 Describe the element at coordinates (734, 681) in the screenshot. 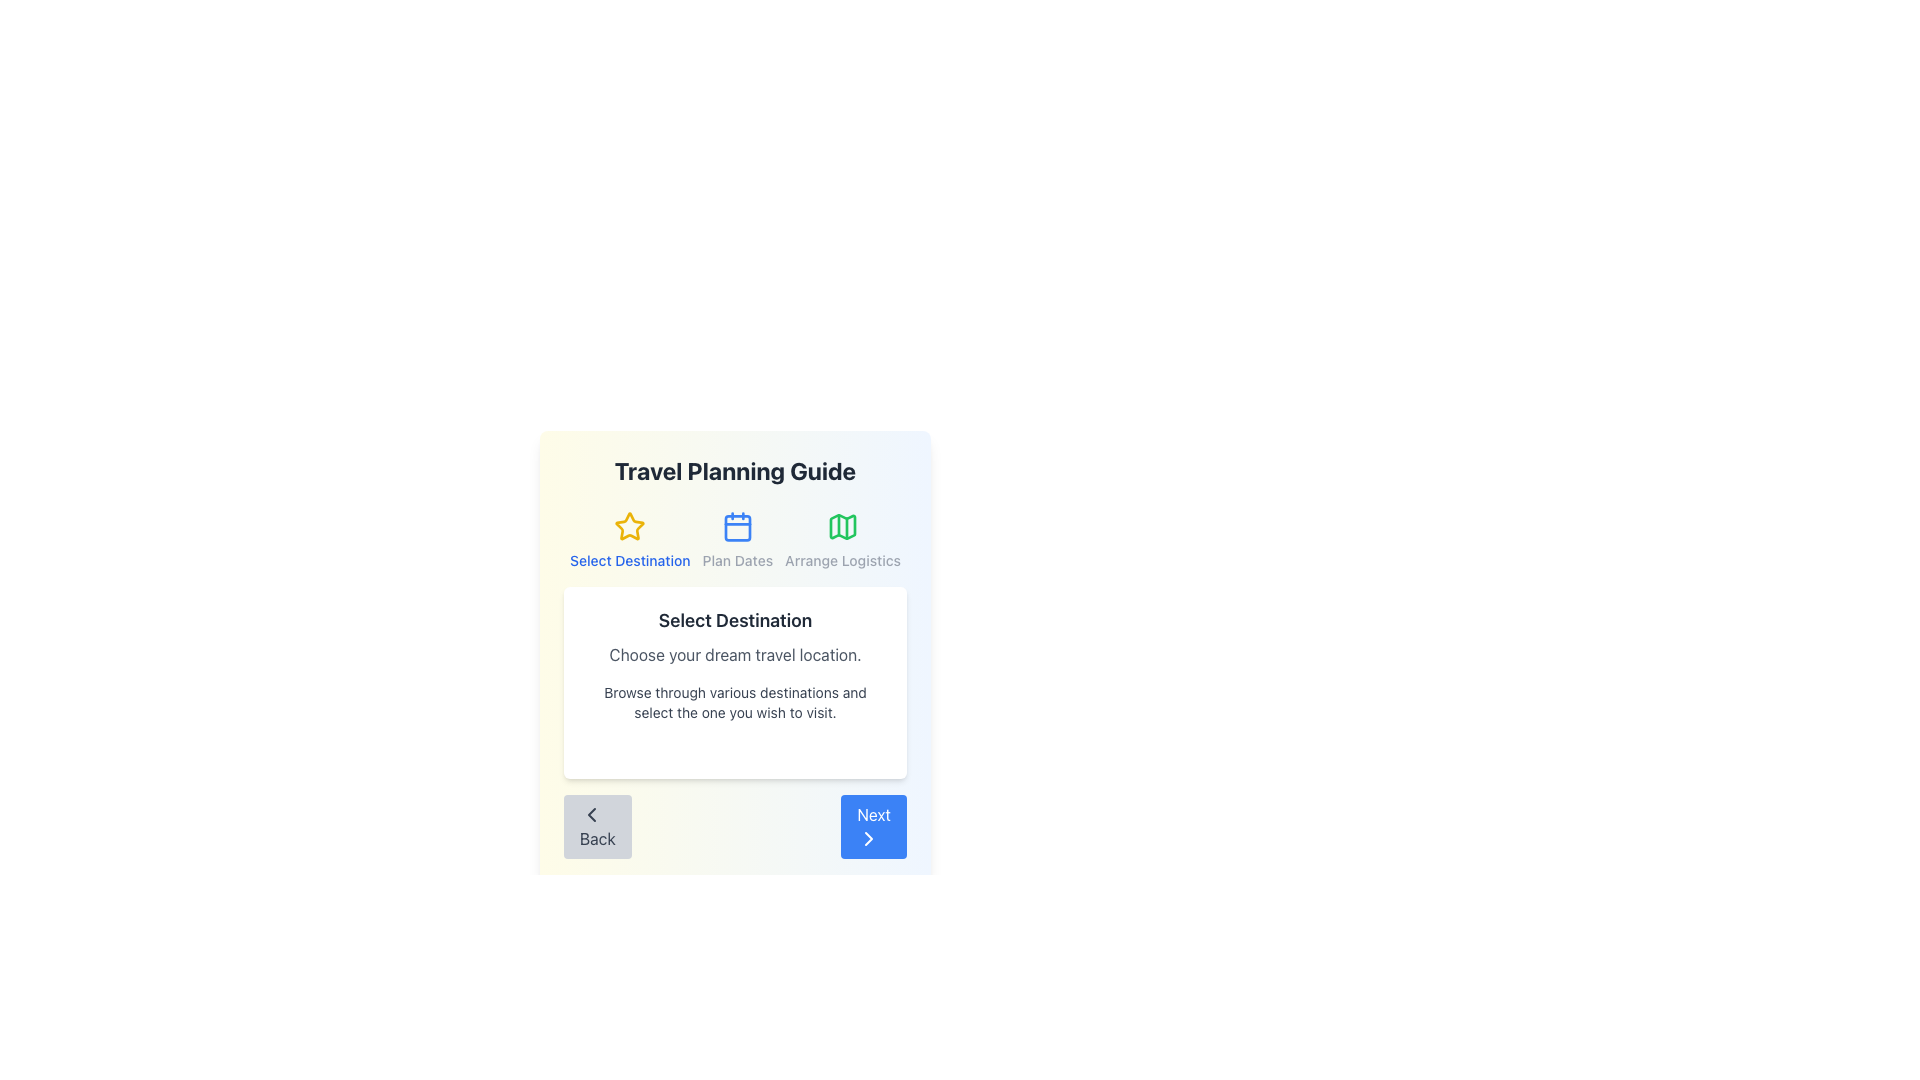

I see `information displayed in the Informational Card titled 'Select Destination' which is centrally located with a white background and rounded corners` at that location.